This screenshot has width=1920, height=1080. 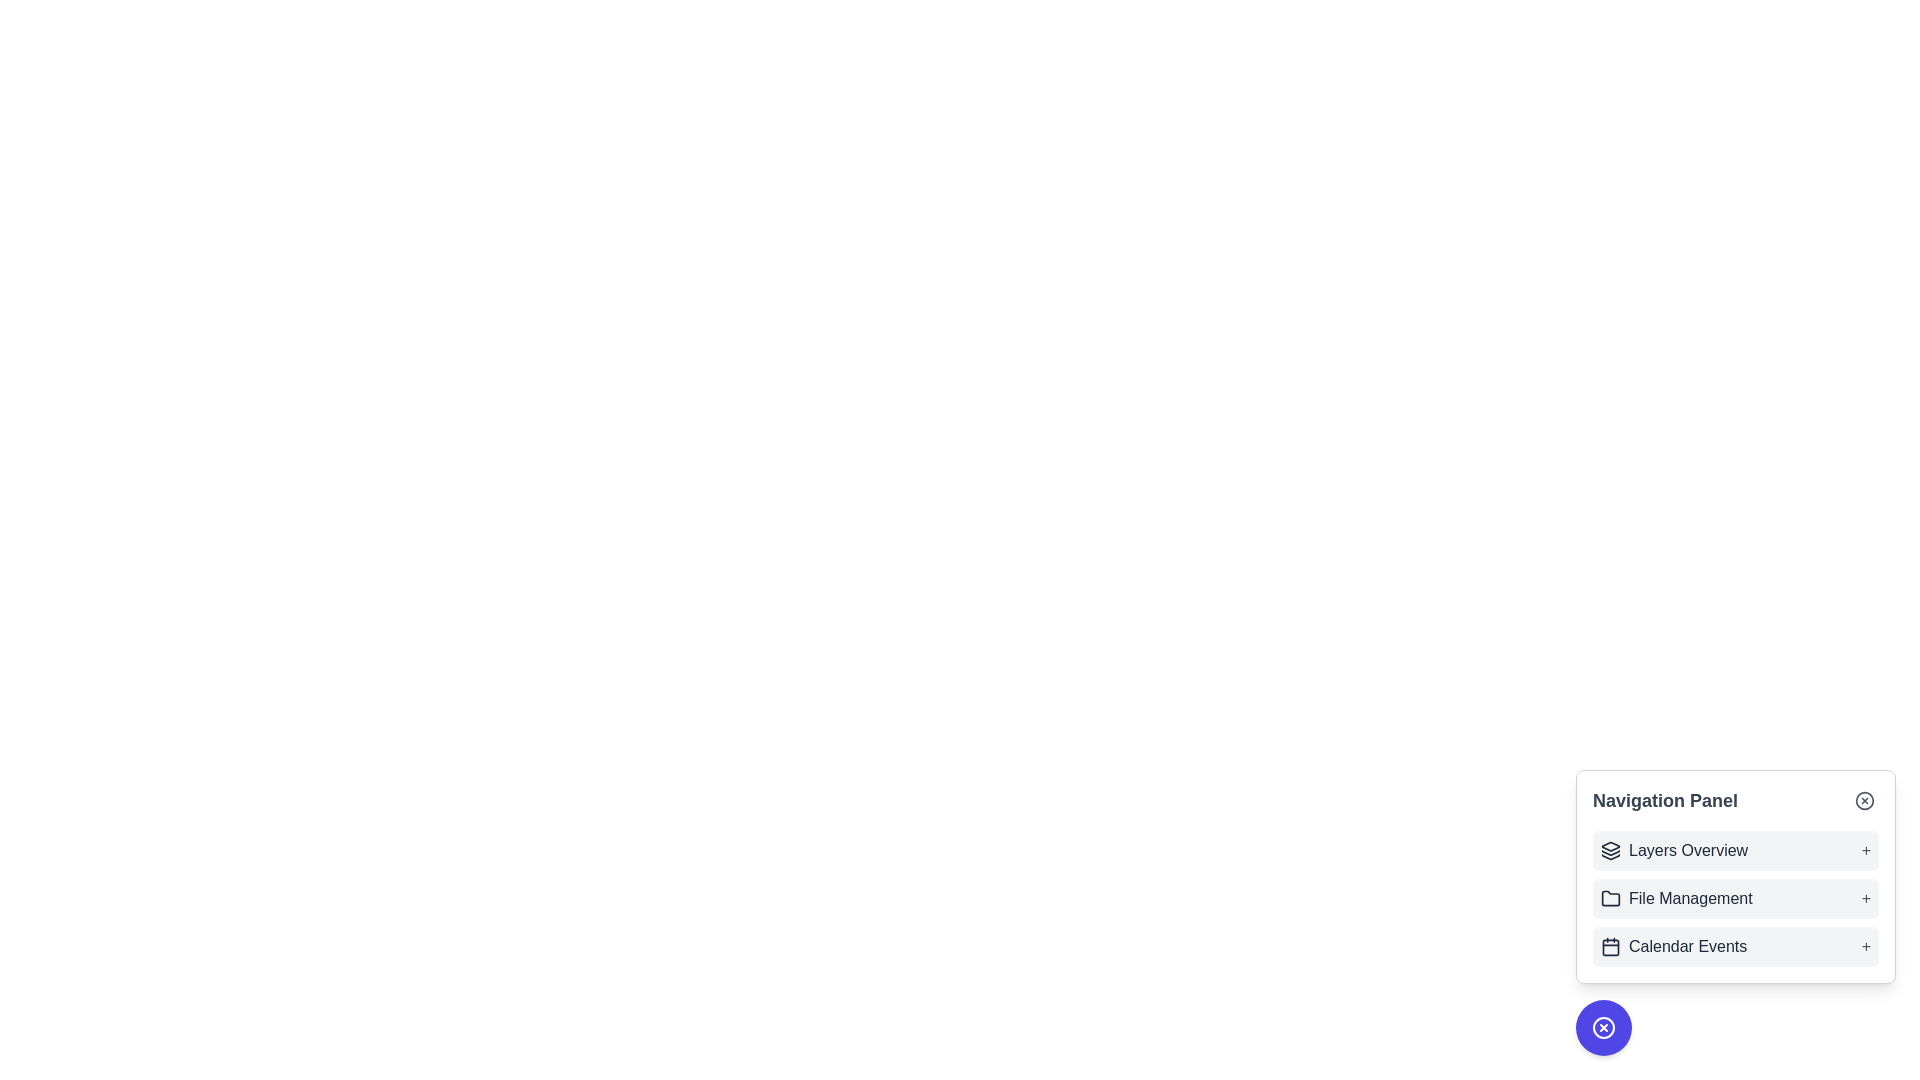 I want to click on text of the navigation link or label related to calendar events, located in the third row of the navigation panel, below 'Layers Overview' and above 'File Management', so click(x=1674, y=946).